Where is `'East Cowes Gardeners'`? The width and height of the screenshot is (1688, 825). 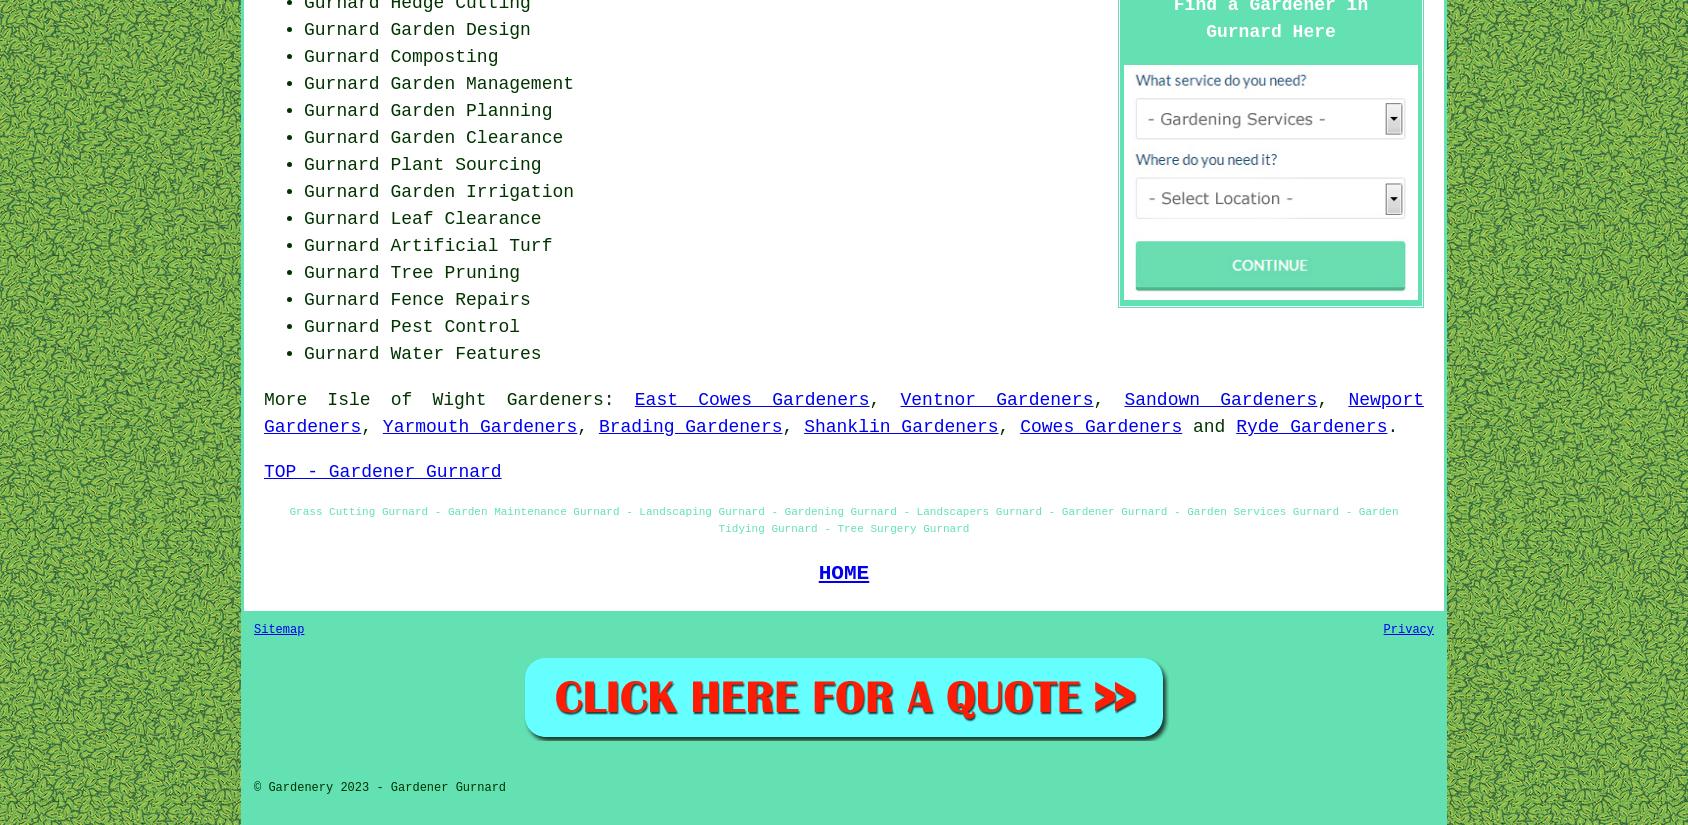 'East Cowes Gardeners' is located at coordinates (751, 398).